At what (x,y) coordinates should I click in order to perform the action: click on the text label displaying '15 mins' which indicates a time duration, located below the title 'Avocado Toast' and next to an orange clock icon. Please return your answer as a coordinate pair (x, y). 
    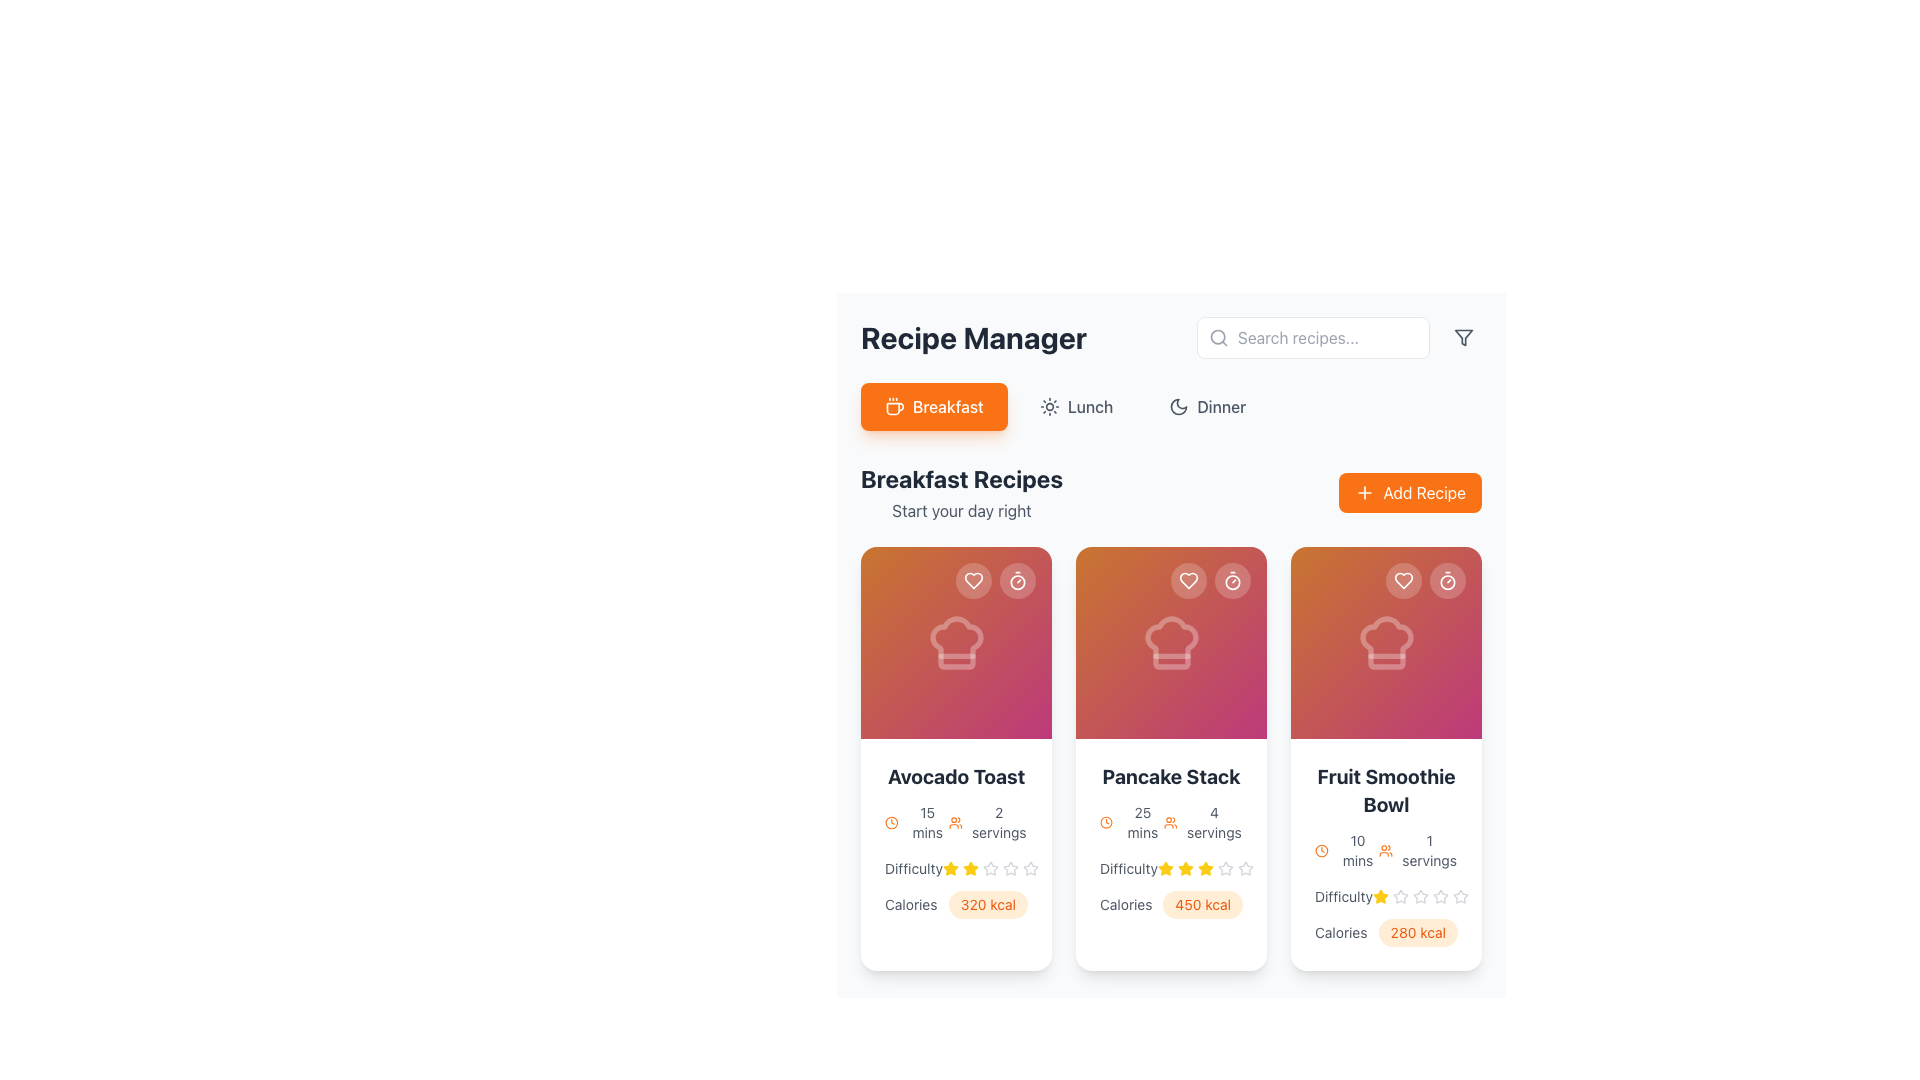
    Looking at the image, I should click on (915, 822).